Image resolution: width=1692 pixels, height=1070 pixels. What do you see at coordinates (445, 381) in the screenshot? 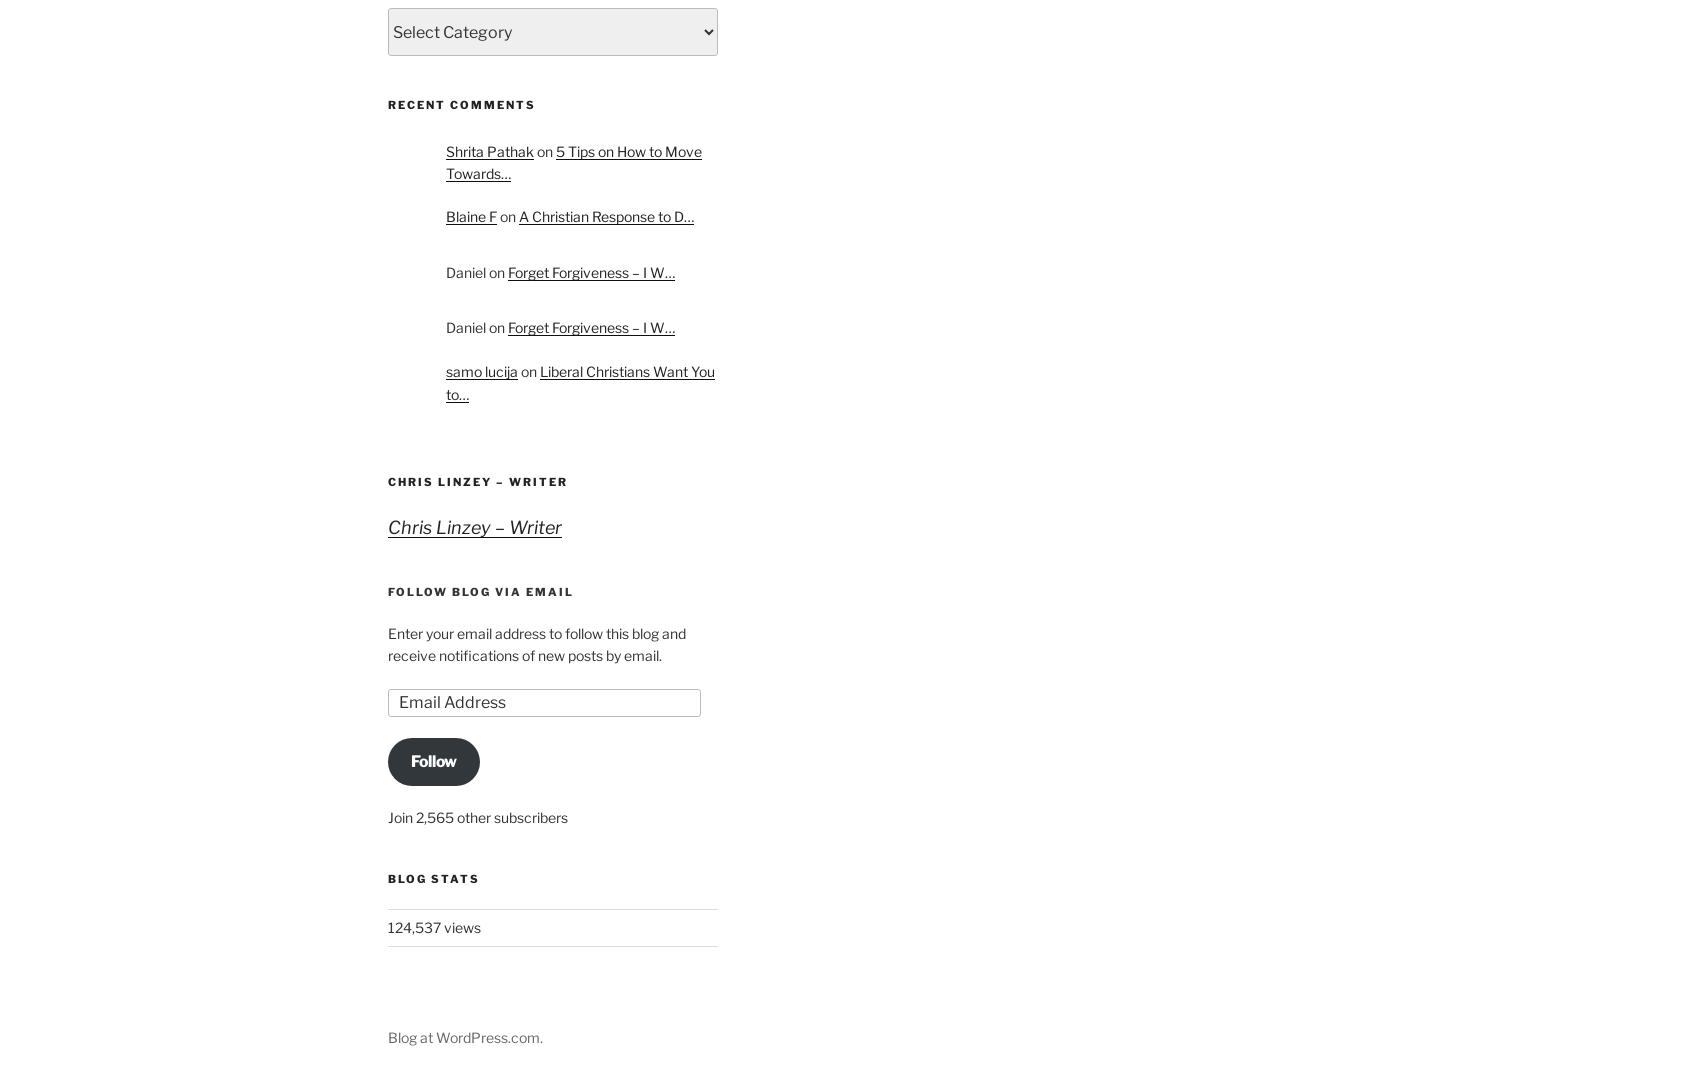
I see `'Liberal Christians Want You to…'` at bounding box center [445, 381].